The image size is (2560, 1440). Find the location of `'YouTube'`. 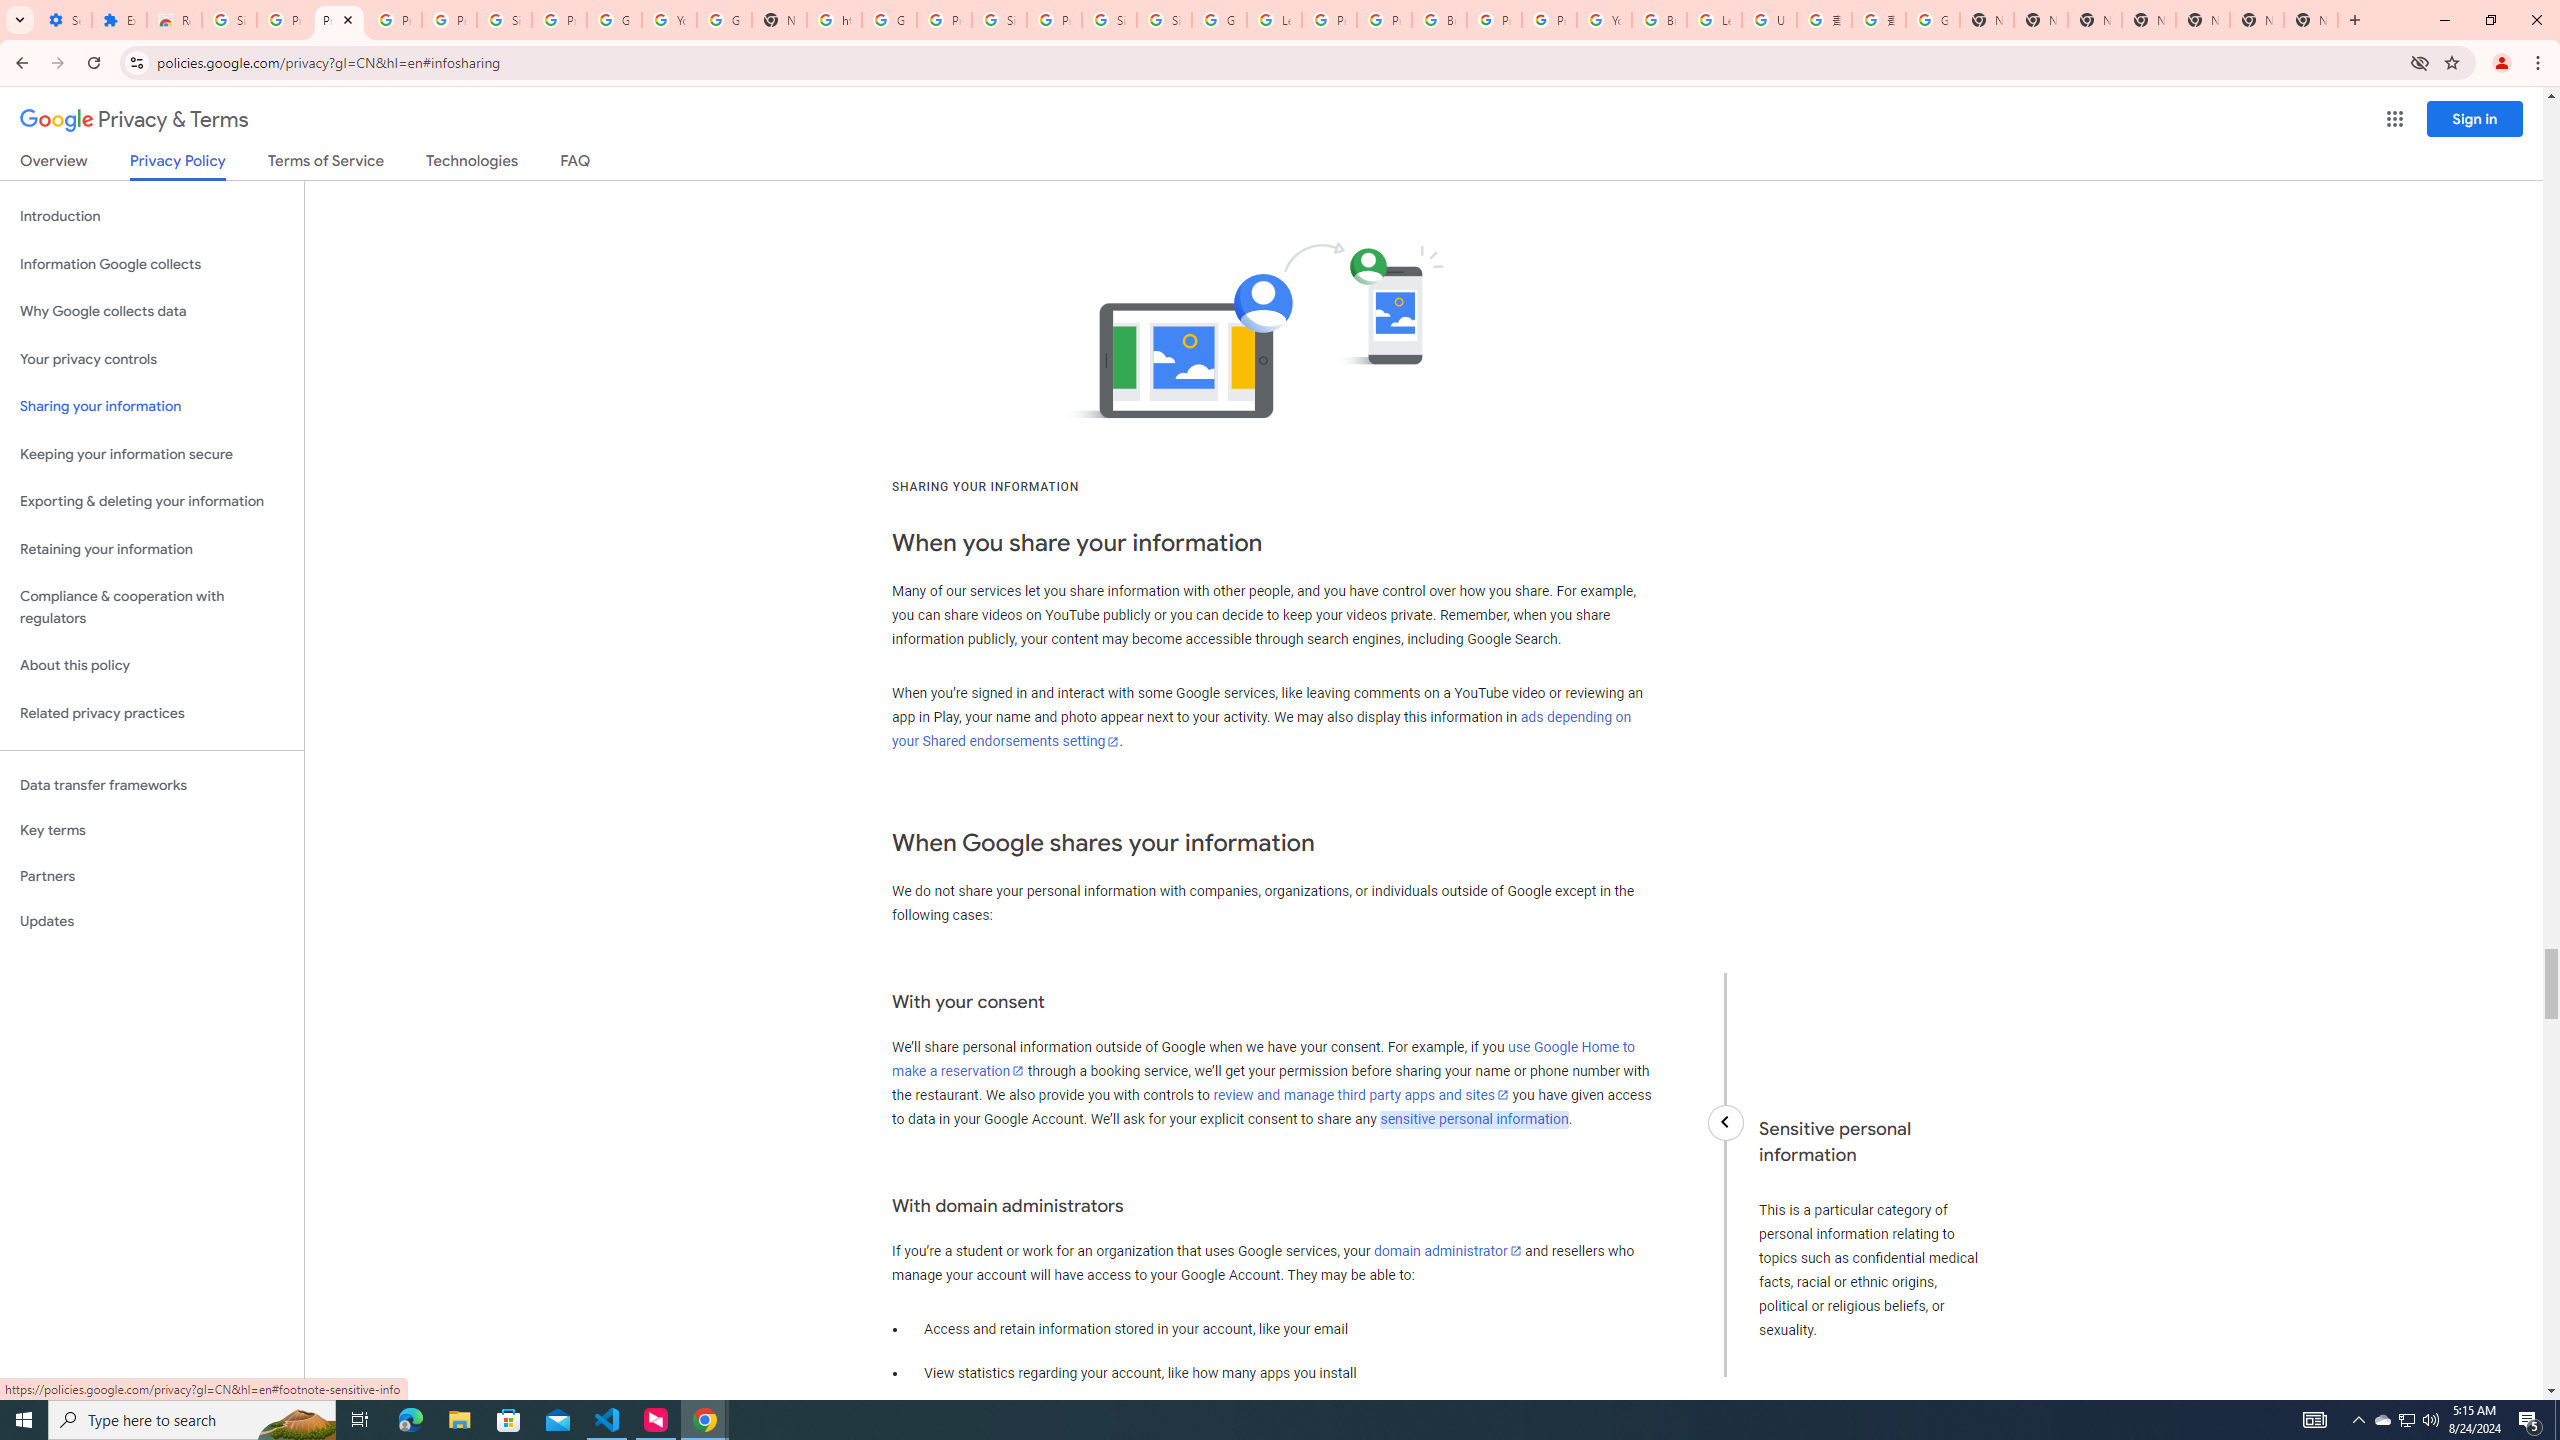

'YouTube' is located at coordinates (668, 19).